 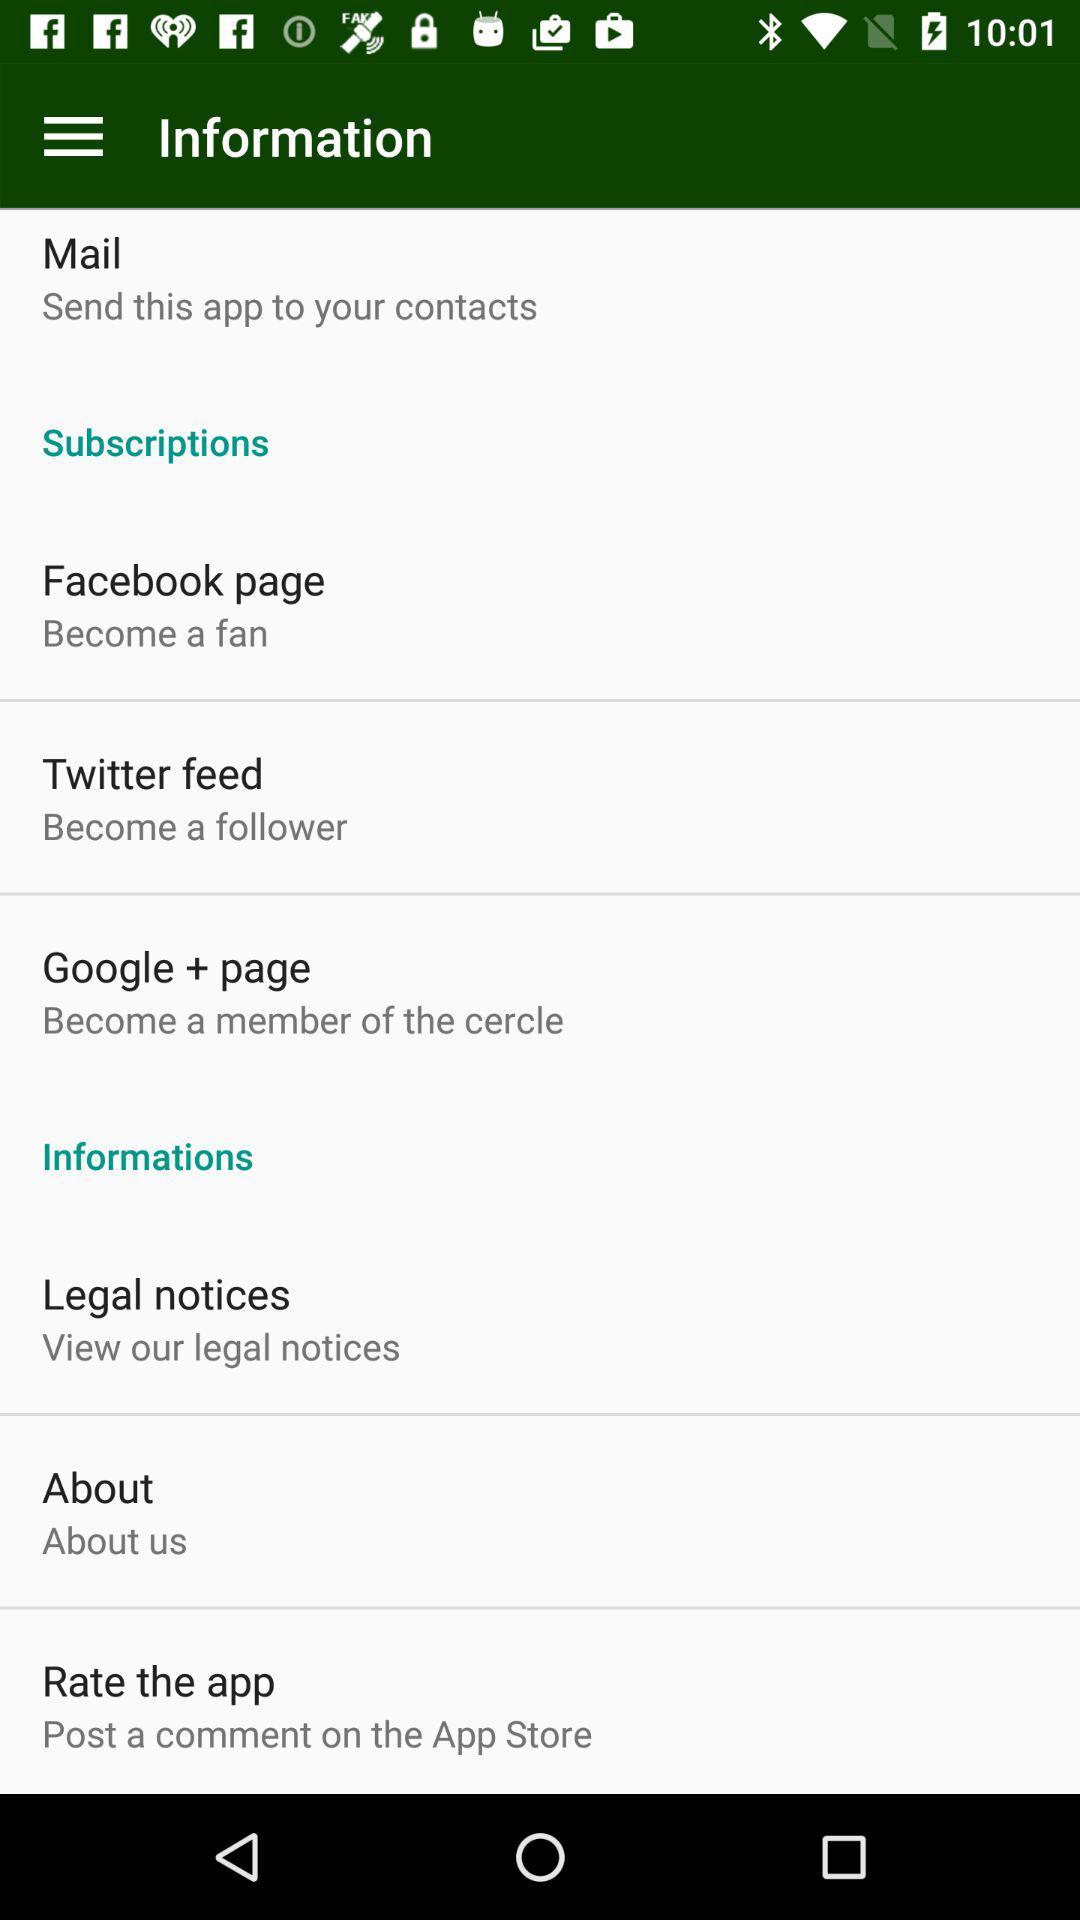 What do you see at coordinates (540, 1134) in the screenshot?
I see `item at the center` at bounding box center [540, 1134].